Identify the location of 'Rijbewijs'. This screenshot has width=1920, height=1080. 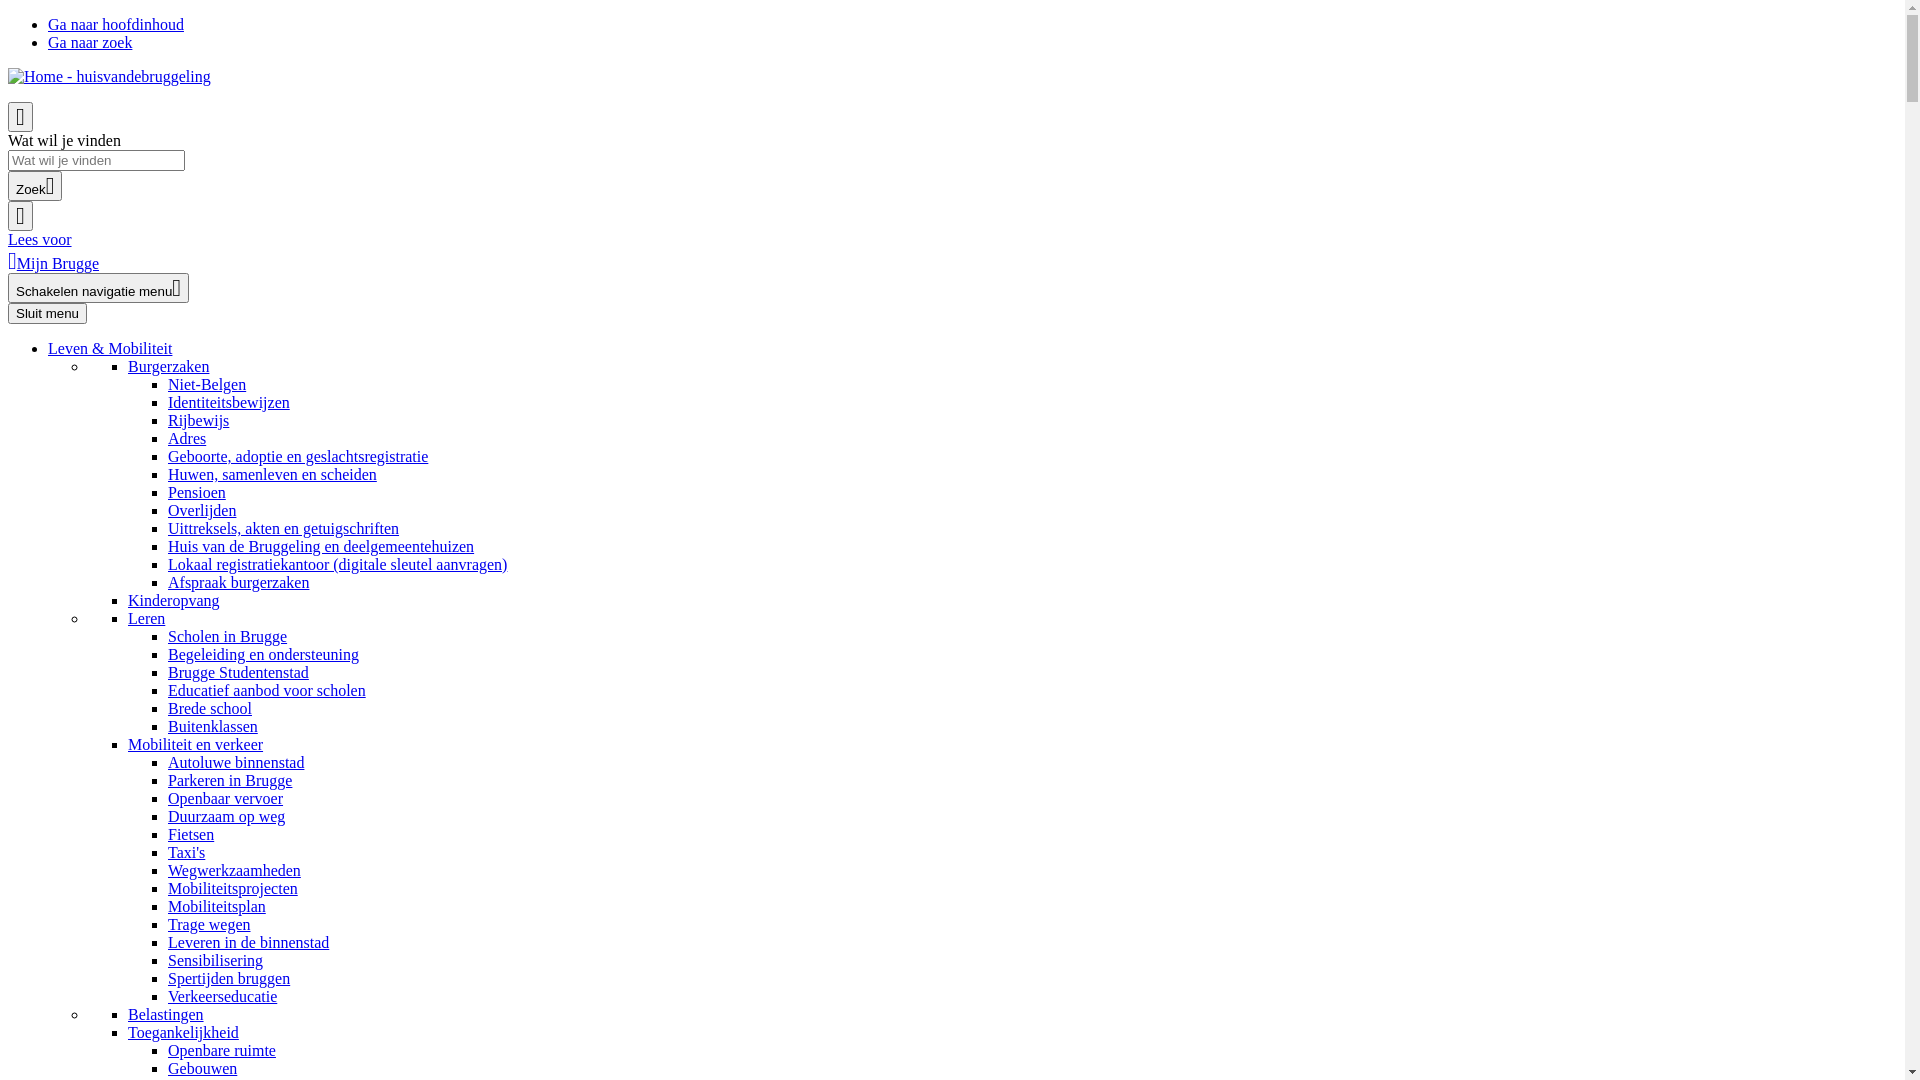
(198, 419).